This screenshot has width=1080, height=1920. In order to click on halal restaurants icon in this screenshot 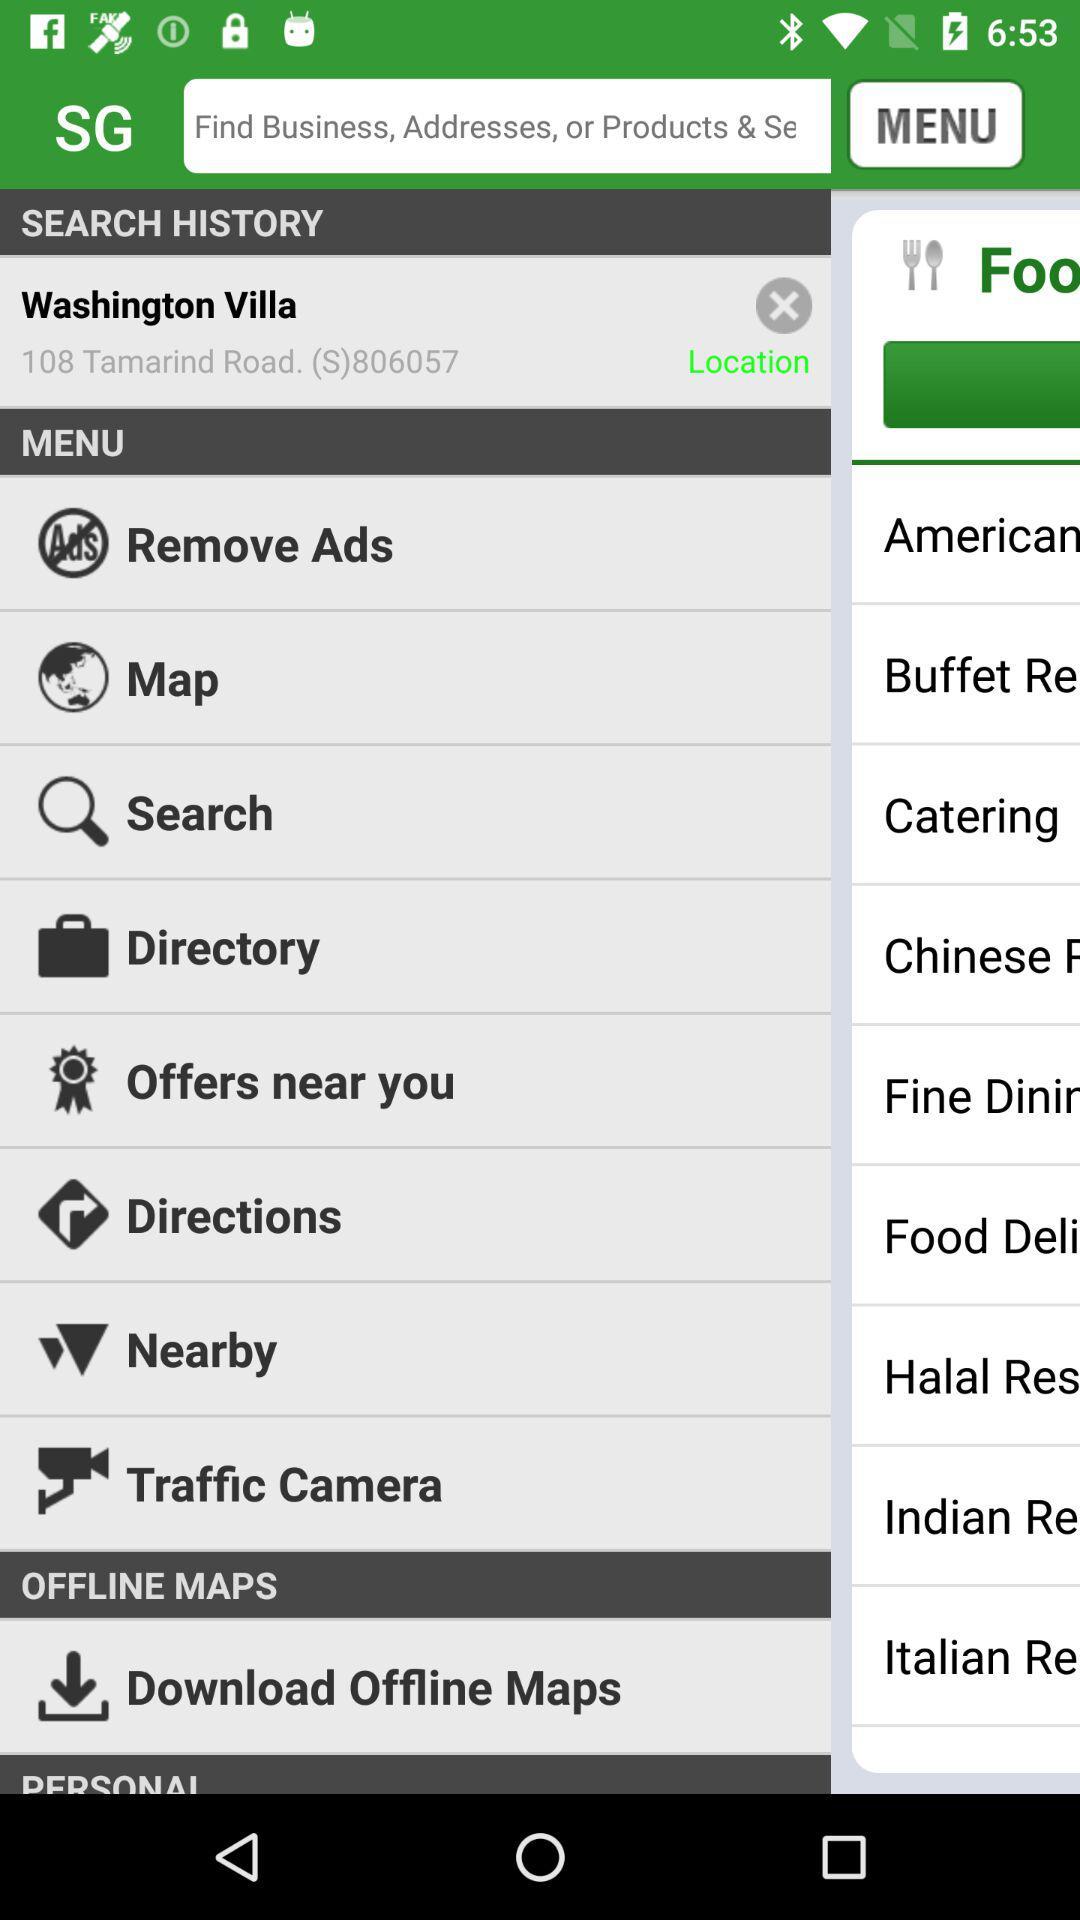, I will do `click(980, 1374)`.